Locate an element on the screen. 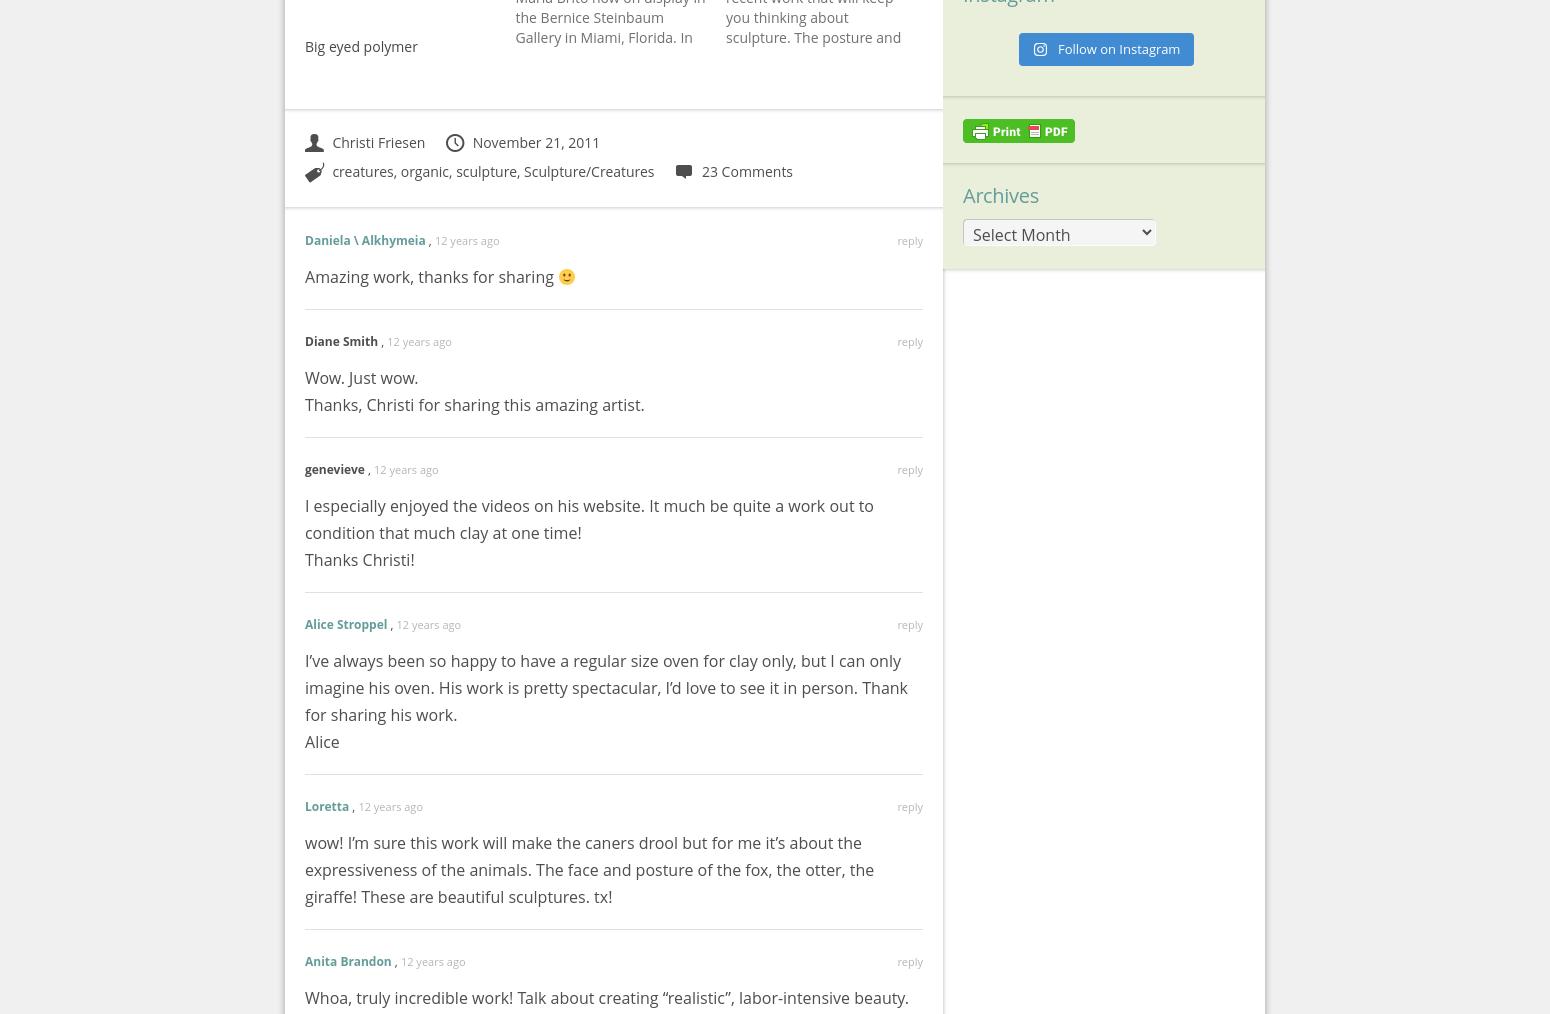 Image resolution: width=1550 pixels, height=1014 pixels. 'I especially enjoyed the videos on his website. It much be quite a work out to condition that much clay at one time!' is located at coordinates (305, 518).